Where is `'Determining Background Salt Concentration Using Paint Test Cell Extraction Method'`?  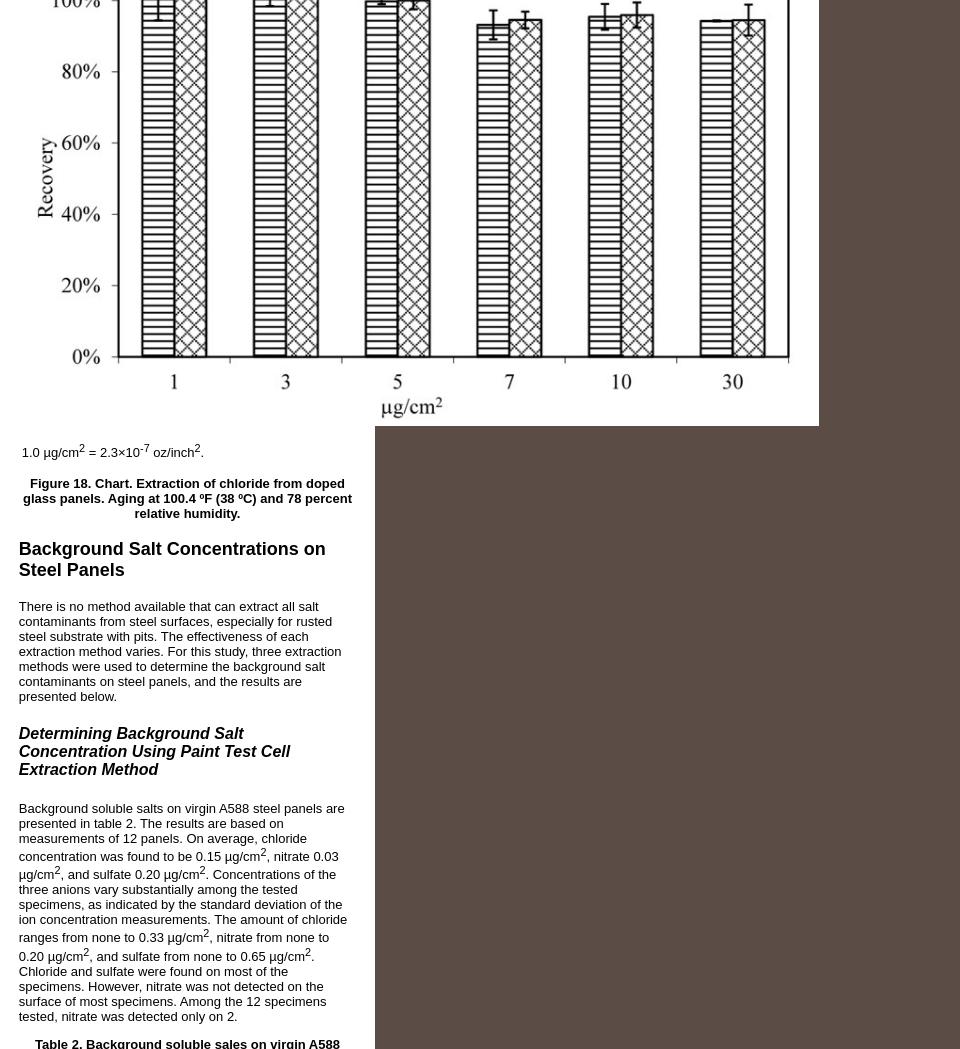 'Determining Background Salt Concentration Using Paint Test Cell Extraction Method' is located at coordinates (152, 750).